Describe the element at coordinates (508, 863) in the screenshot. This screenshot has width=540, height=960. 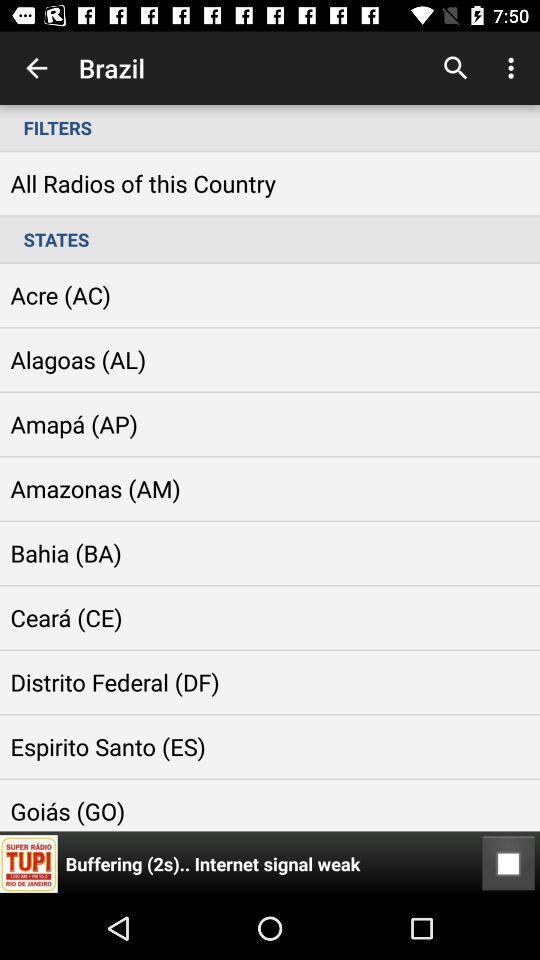
I see `the icon next to buffering 2s internet icon` at that location.